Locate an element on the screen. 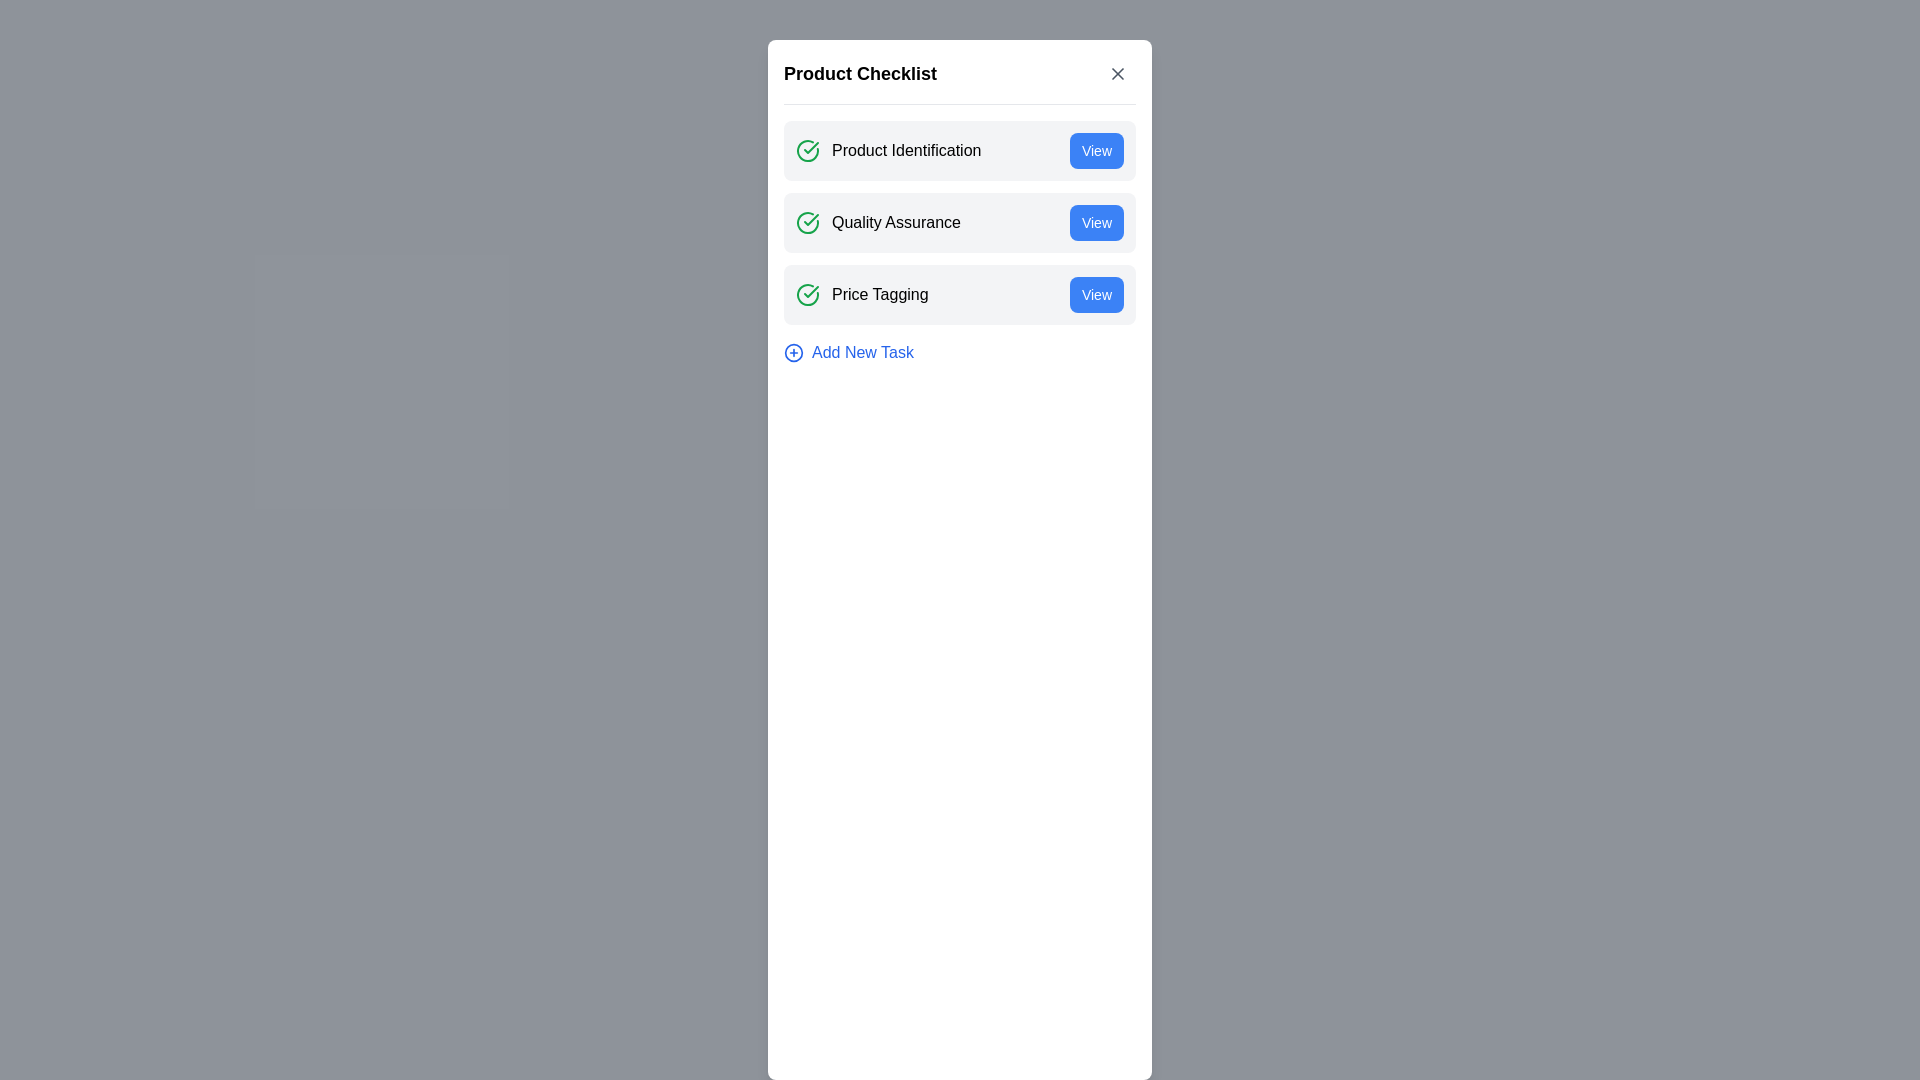 The image size is (1920, 1080). the green checkmark icon representing a positive status within the 'Quality Assurance' section of the card layout to potentially reveal additional information is located at coordinates (811, 146).